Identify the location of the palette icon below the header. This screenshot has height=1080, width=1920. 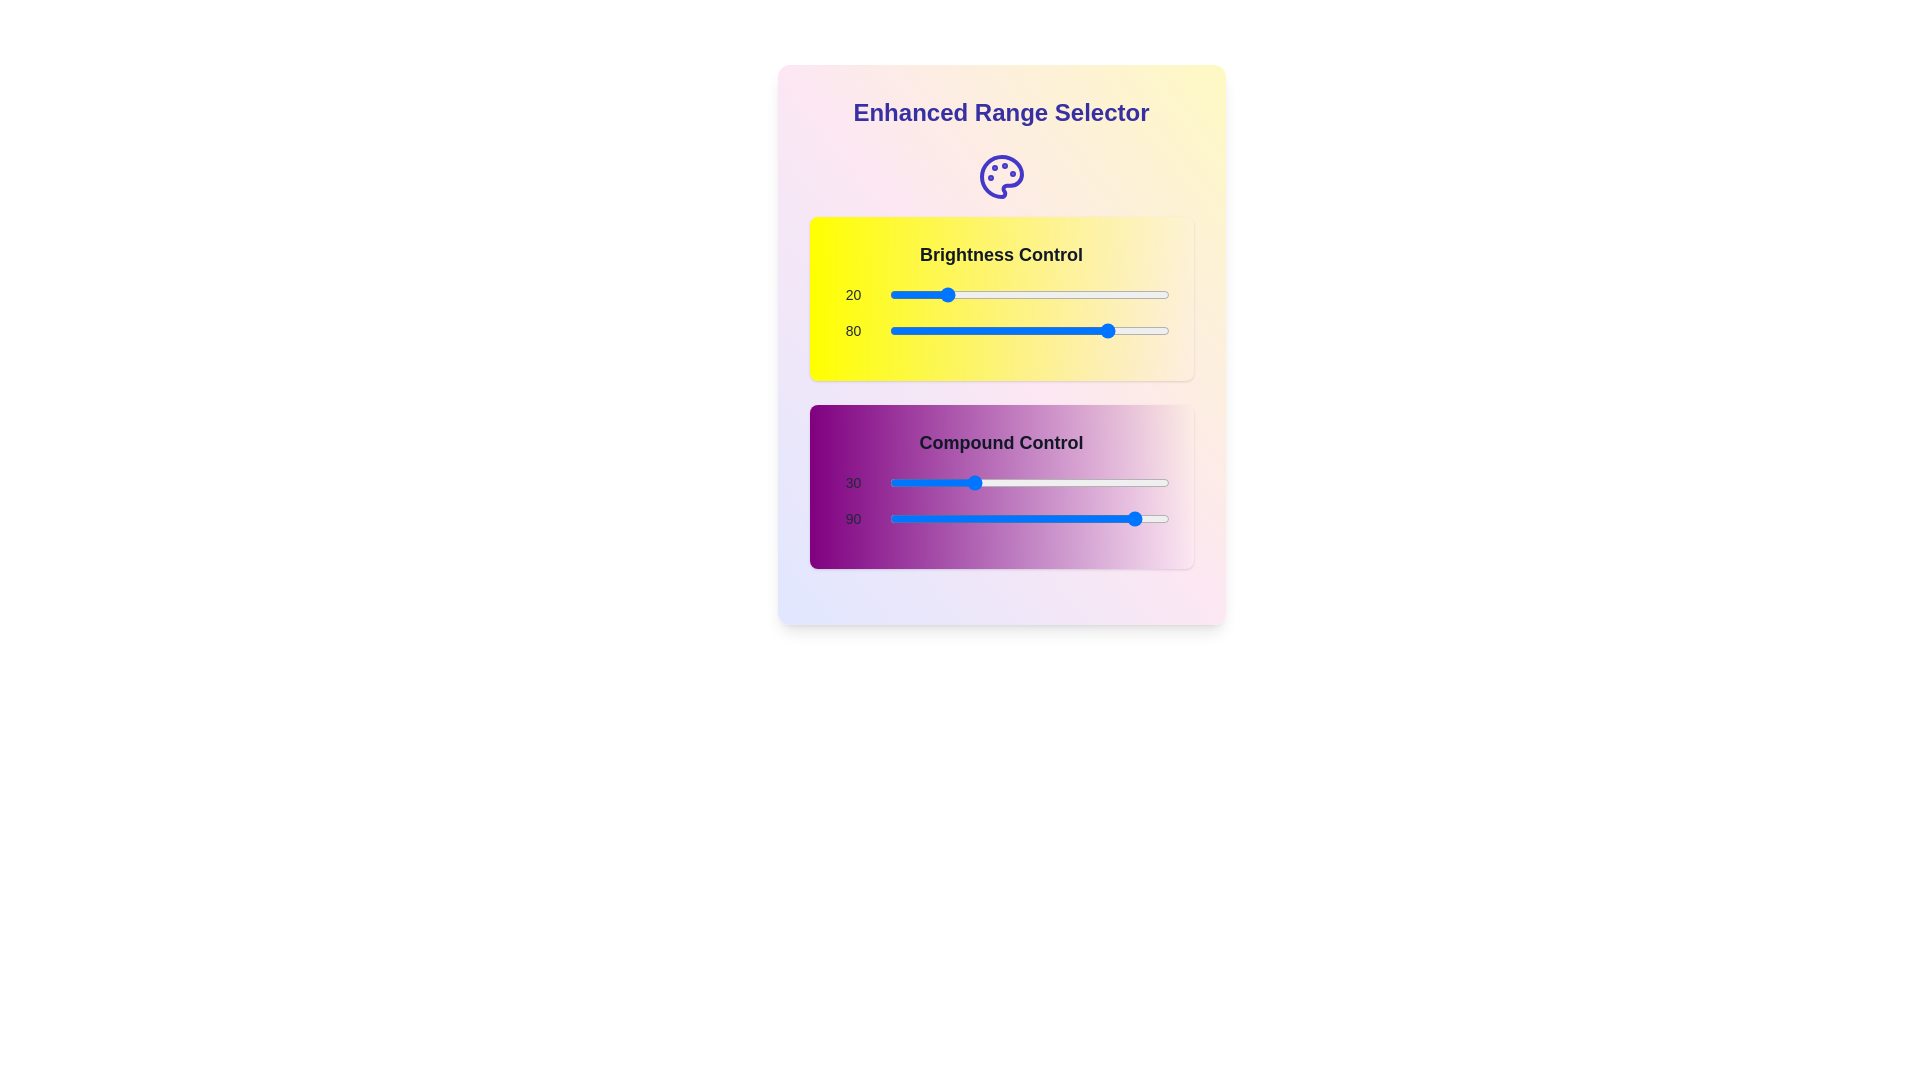
(1001, 176).